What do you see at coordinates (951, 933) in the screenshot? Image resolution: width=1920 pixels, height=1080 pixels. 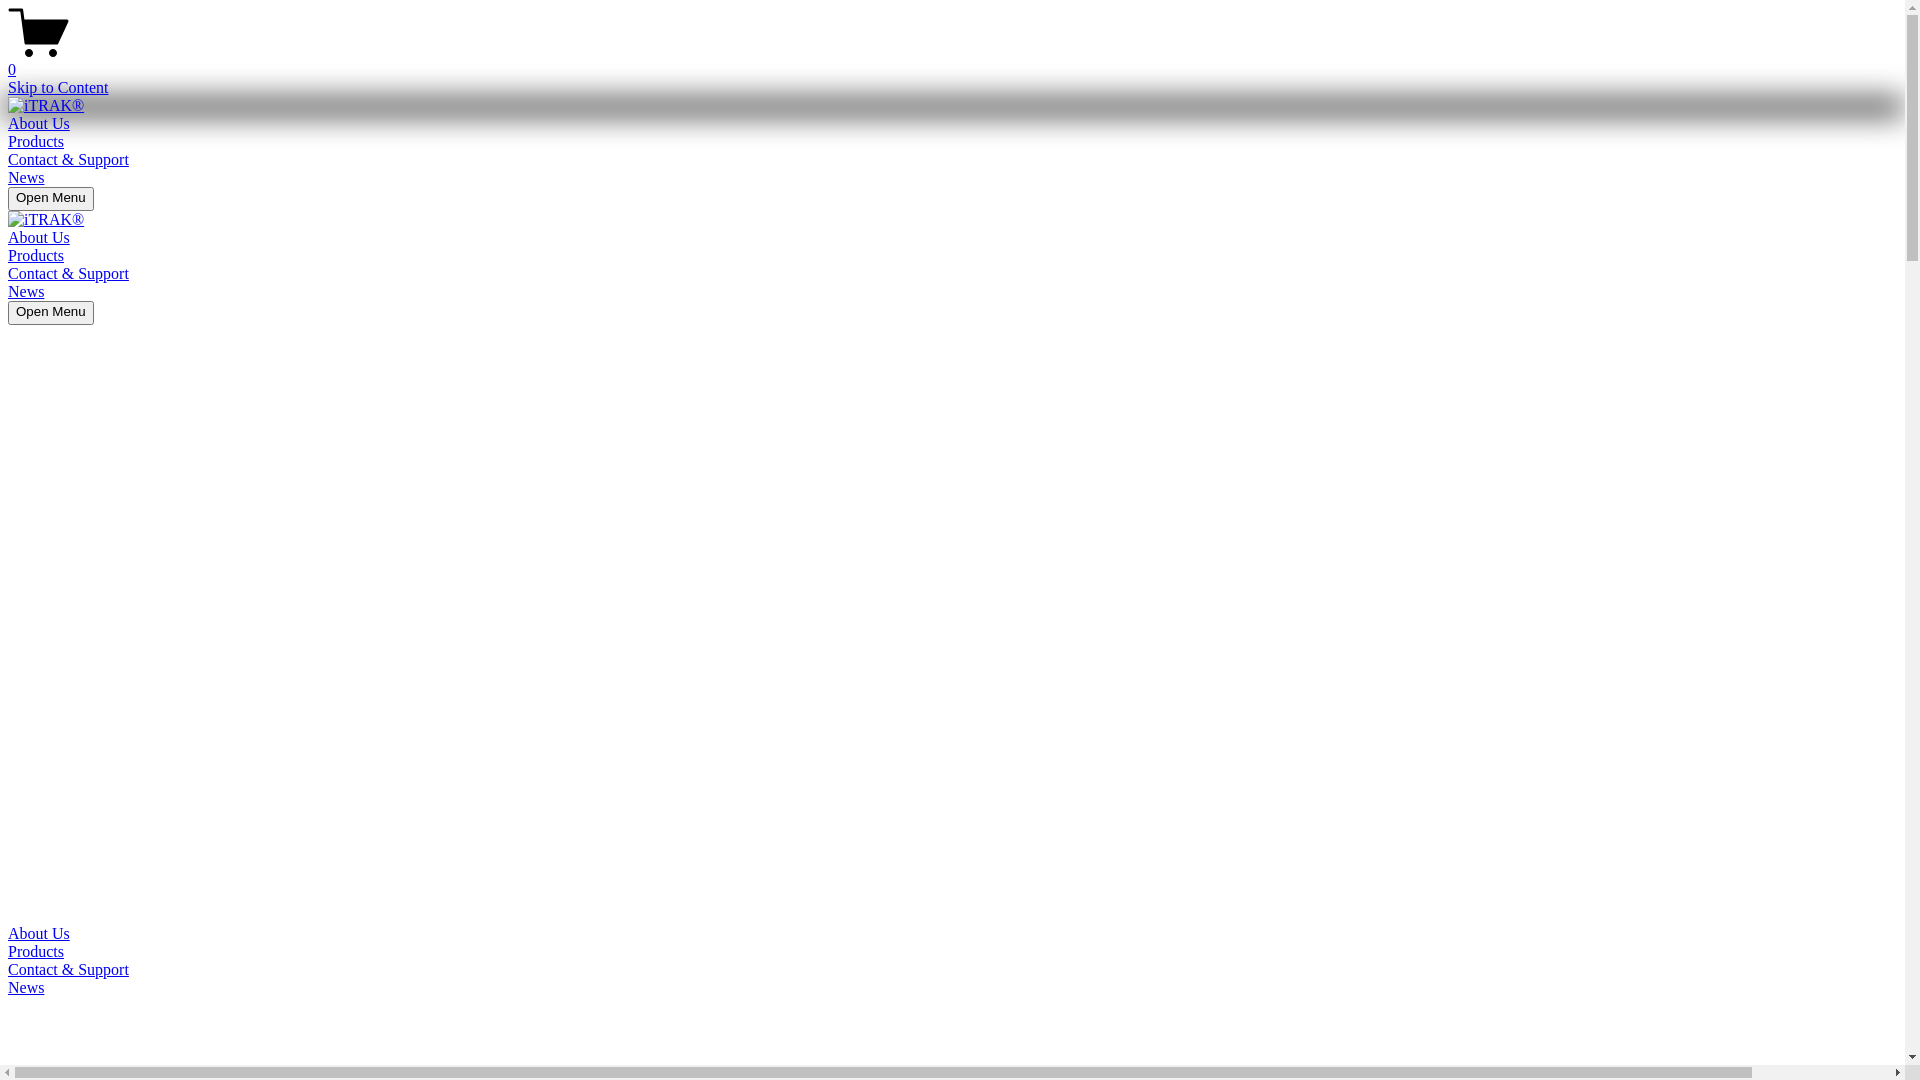 I see `'About Us'` at bounding box center [951, 933].